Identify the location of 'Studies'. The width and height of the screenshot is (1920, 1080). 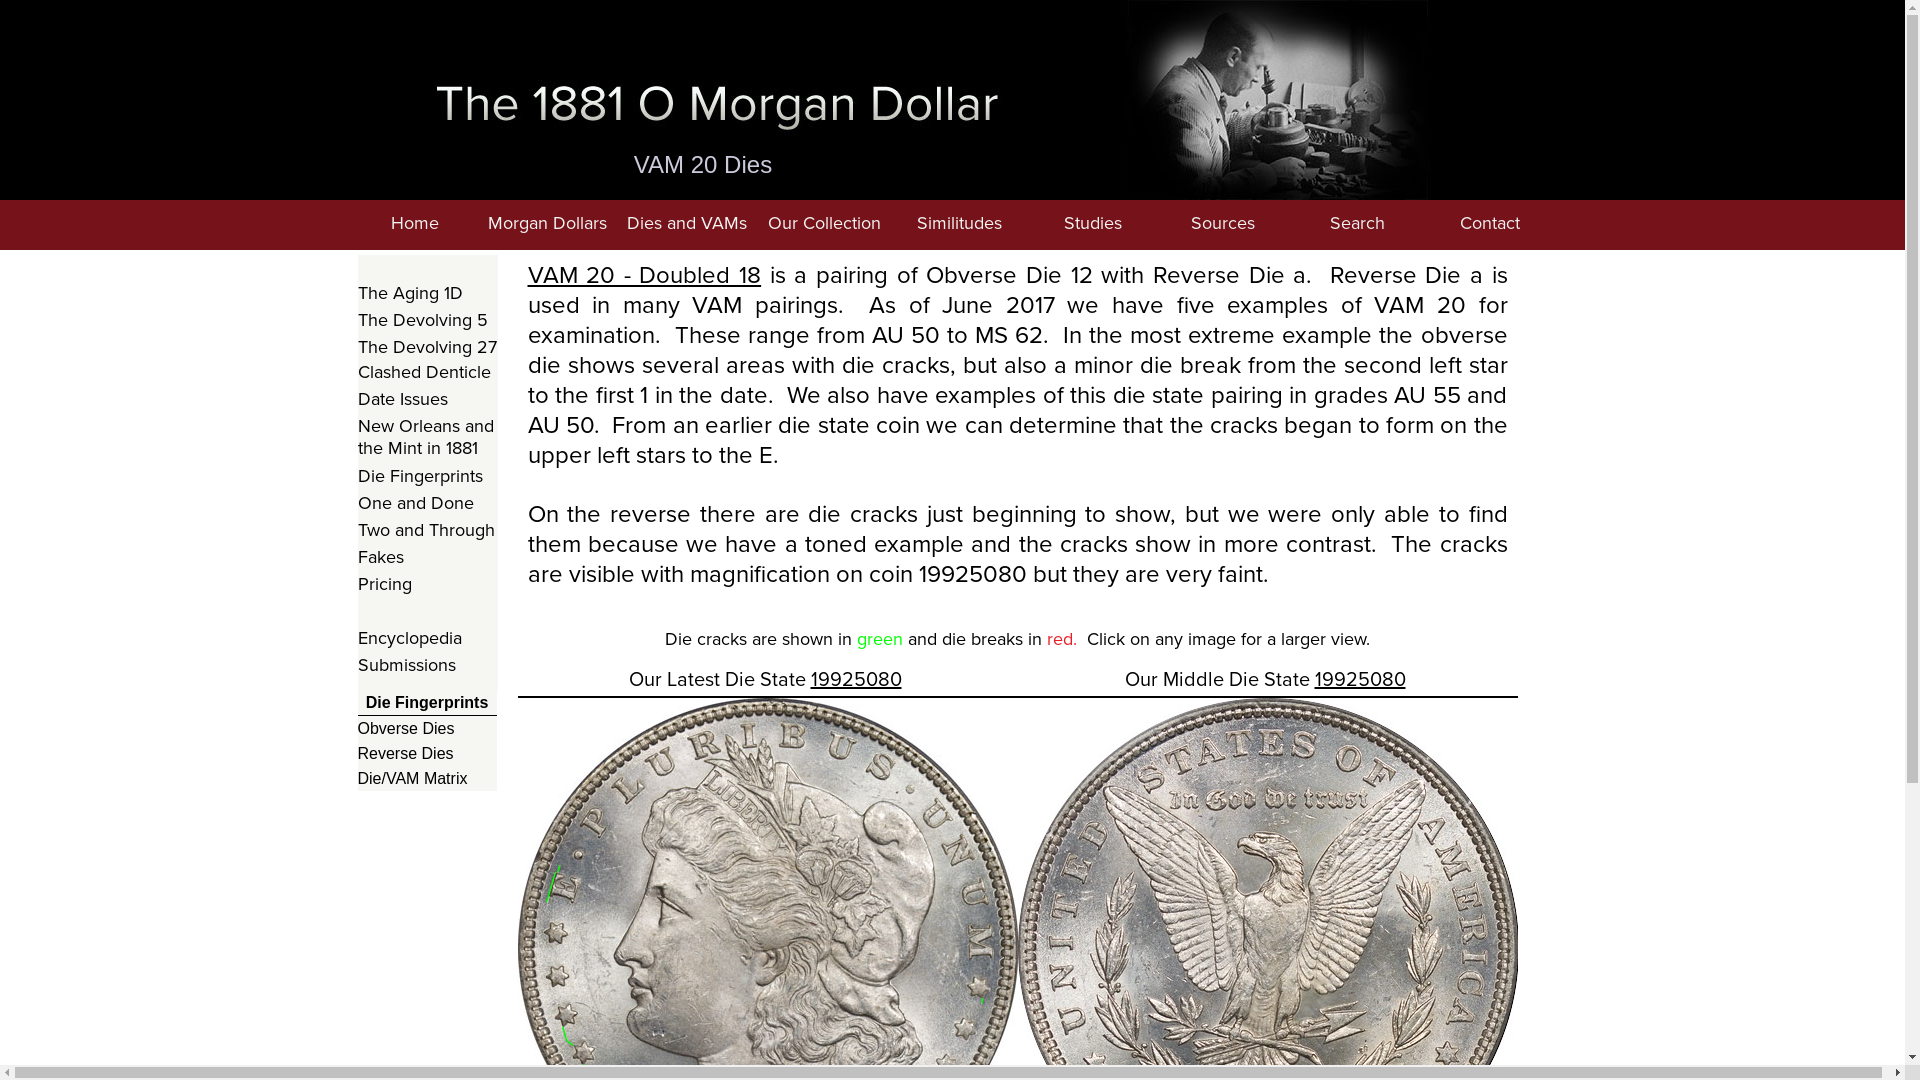
(1092, 224).